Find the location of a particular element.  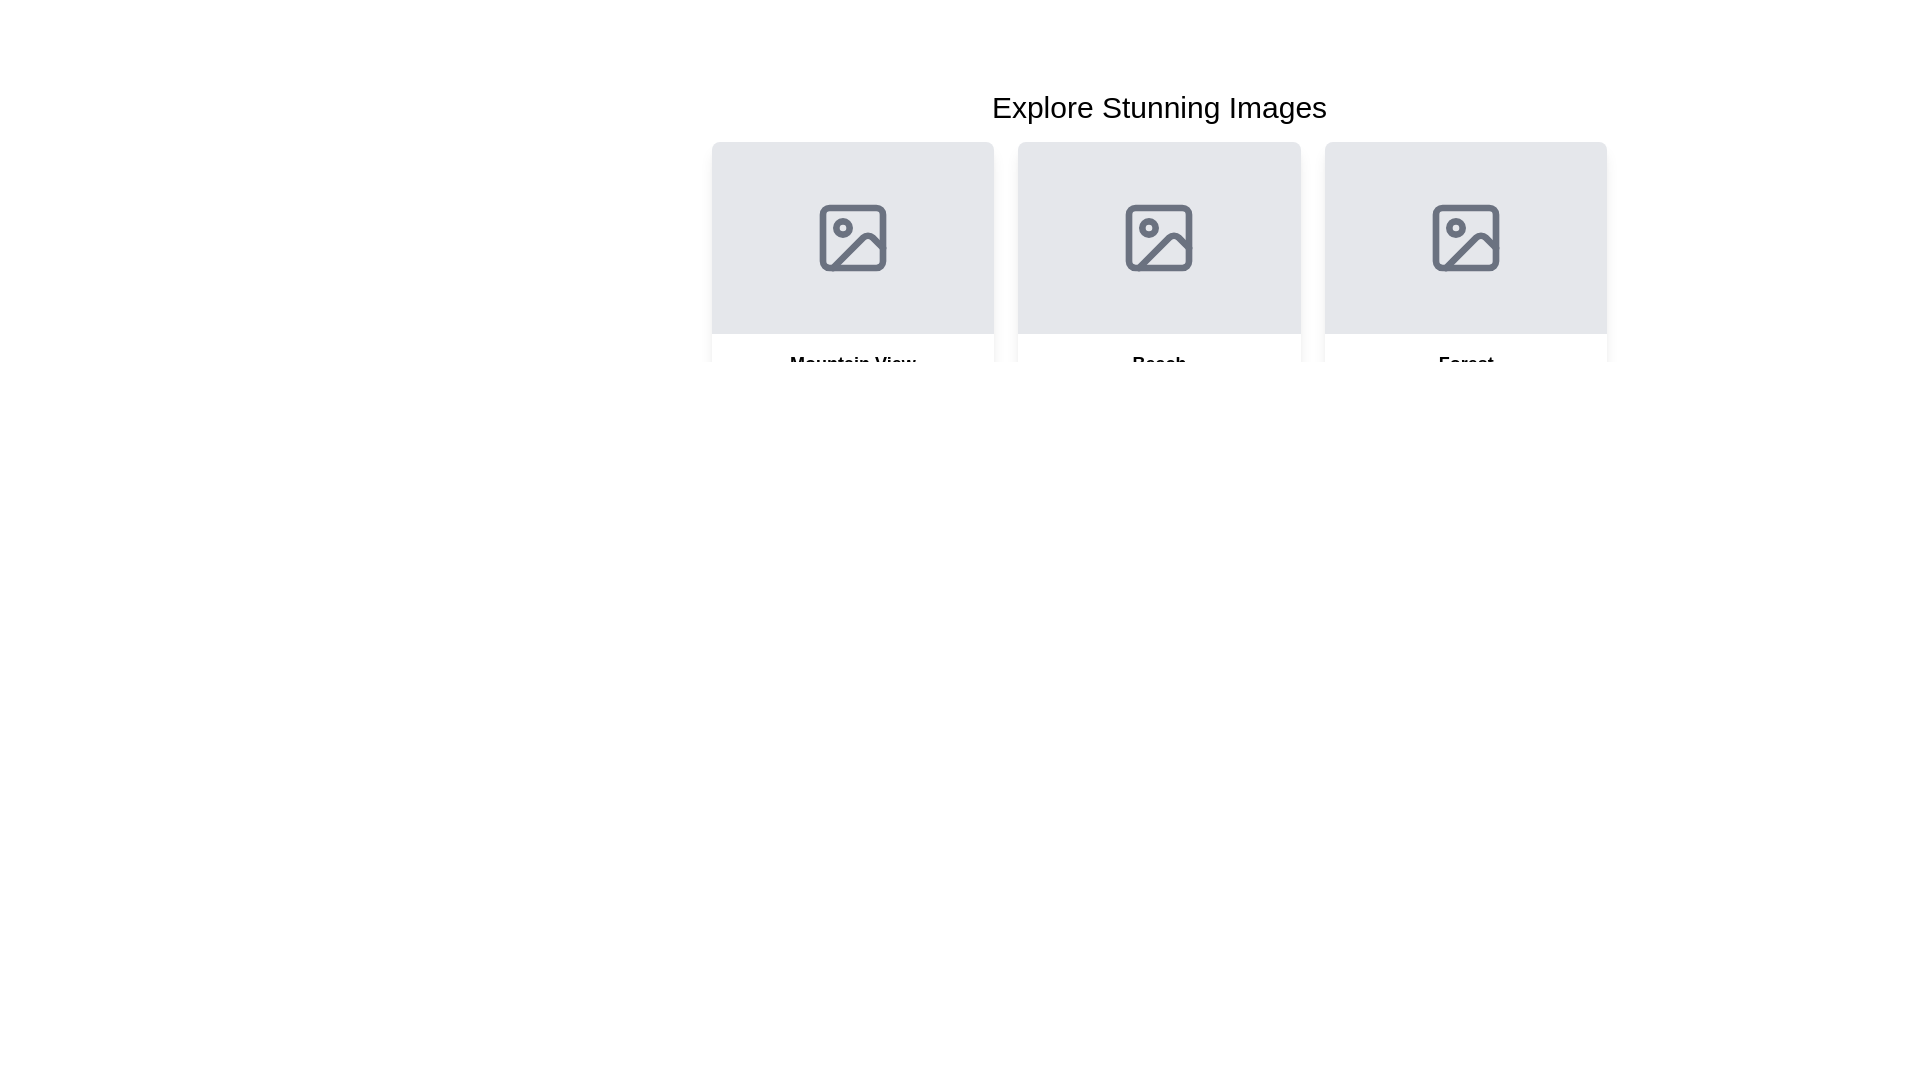

the middle Content card in the 'Explore Stunning Images' grid layout, which presents an image card with a title, description, and relevant tags is located at coordinates (1159, 297).